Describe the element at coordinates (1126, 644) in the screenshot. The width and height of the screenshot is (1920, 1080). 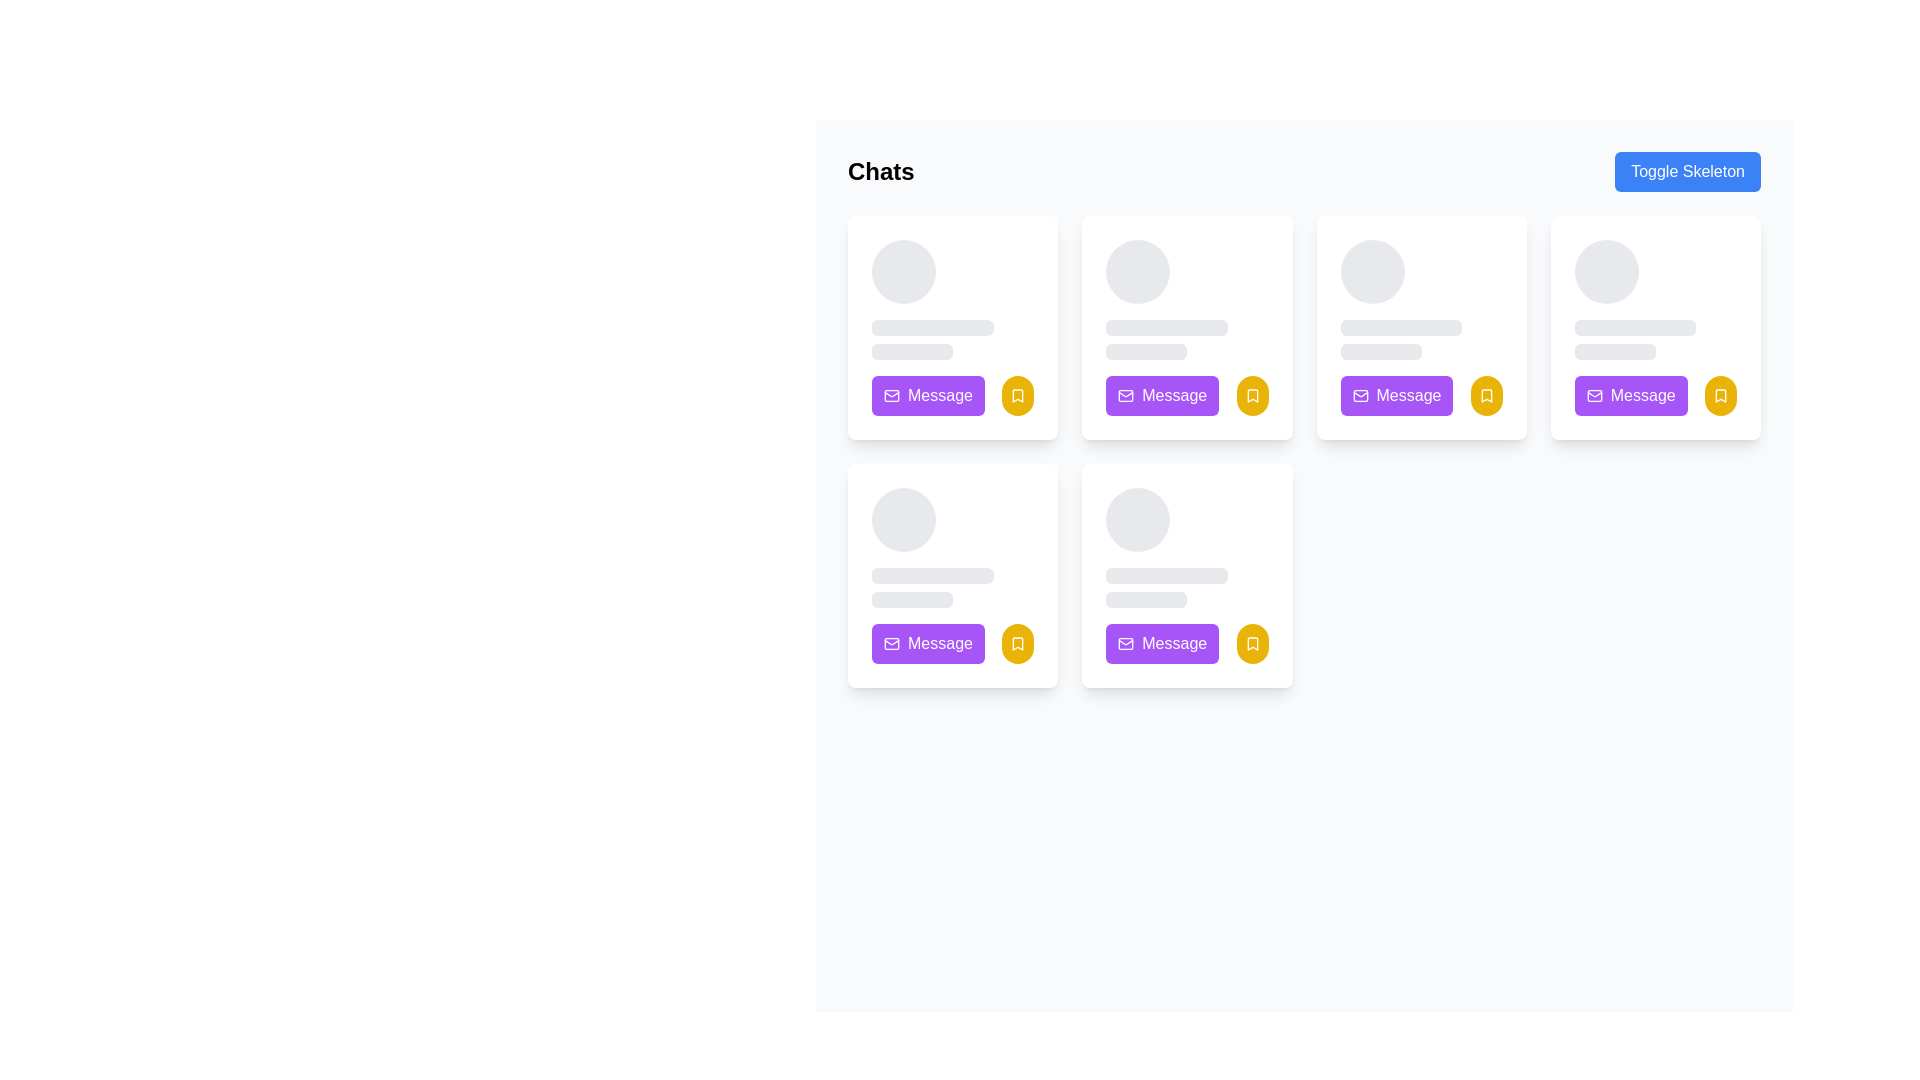
I see `the decorative messaging SVG icon located on the left side of the 'Message' button at the bottom of the second card in the third row of the grid layout` at that location.